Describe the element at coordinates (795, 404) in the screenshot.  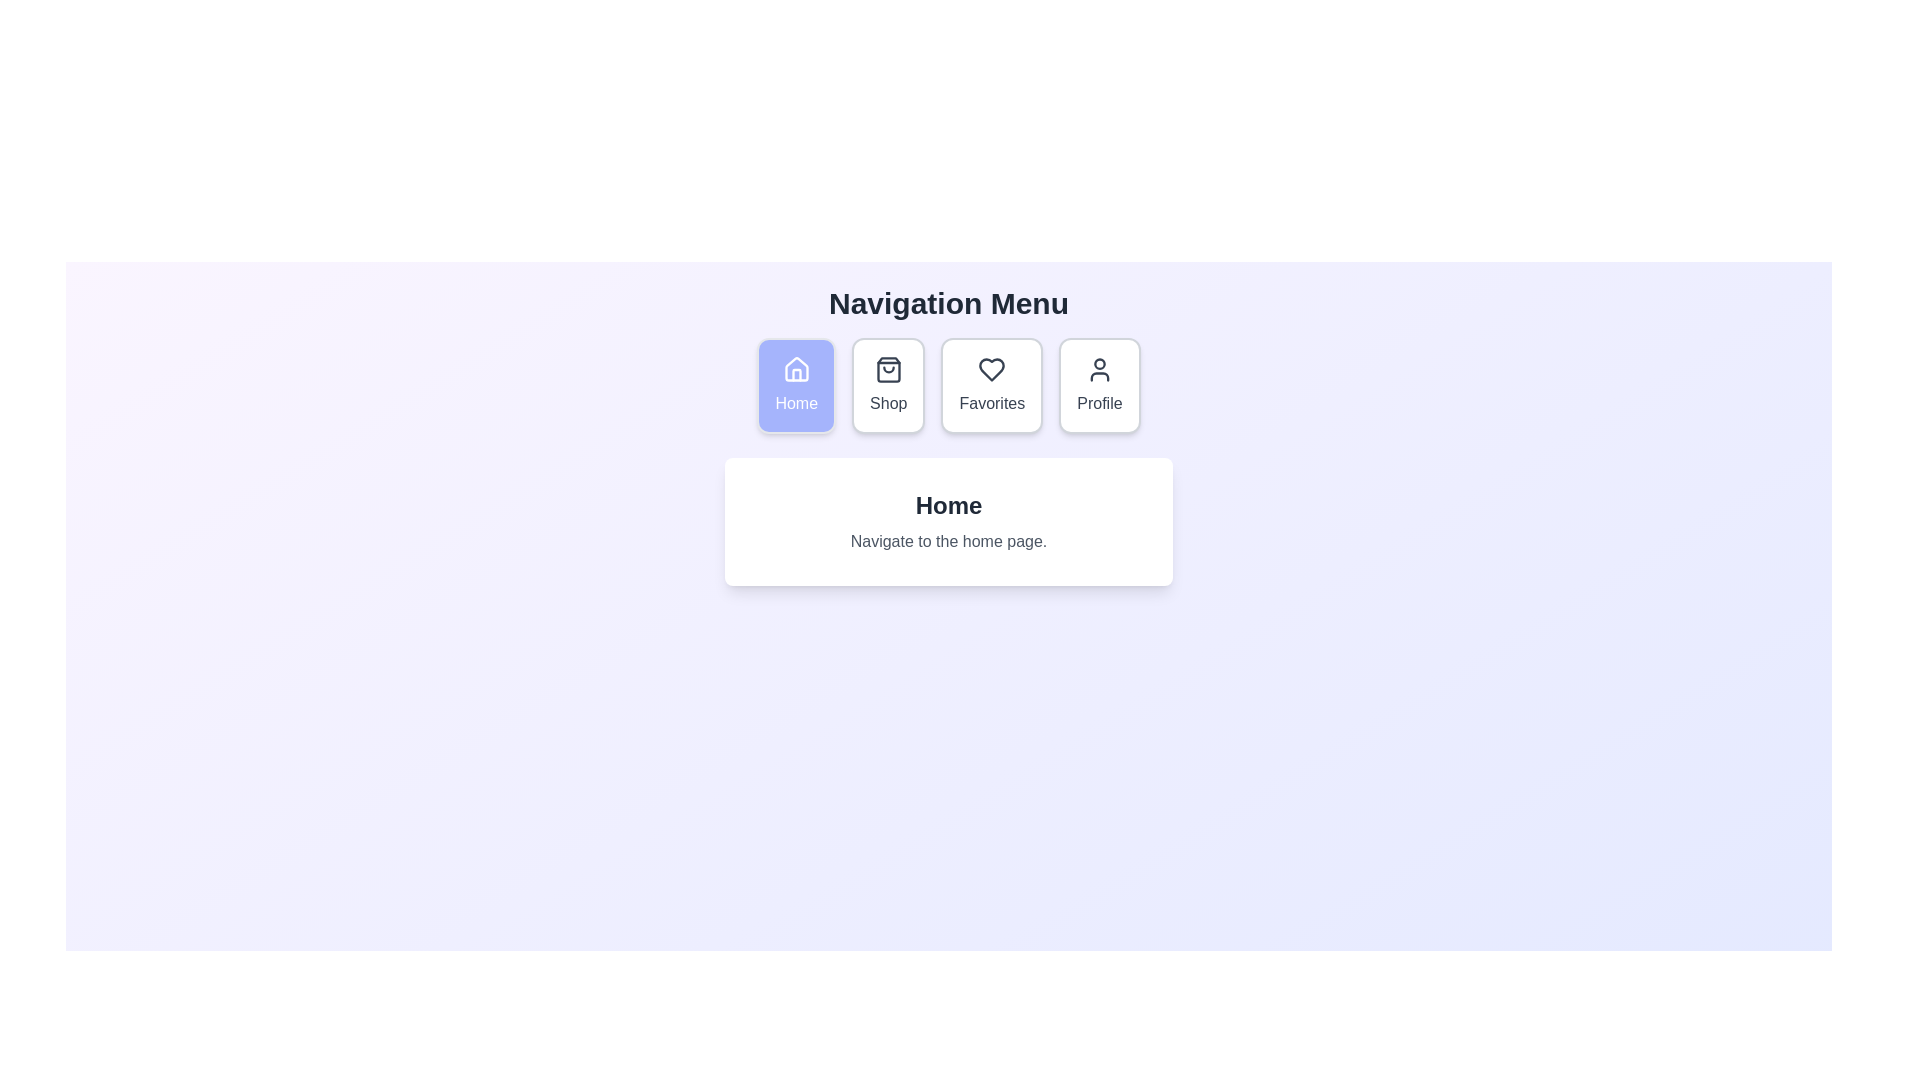
I see `text label displaying 'Home' located at the bottom-center of the navigation button with a house icon above it` at that location.